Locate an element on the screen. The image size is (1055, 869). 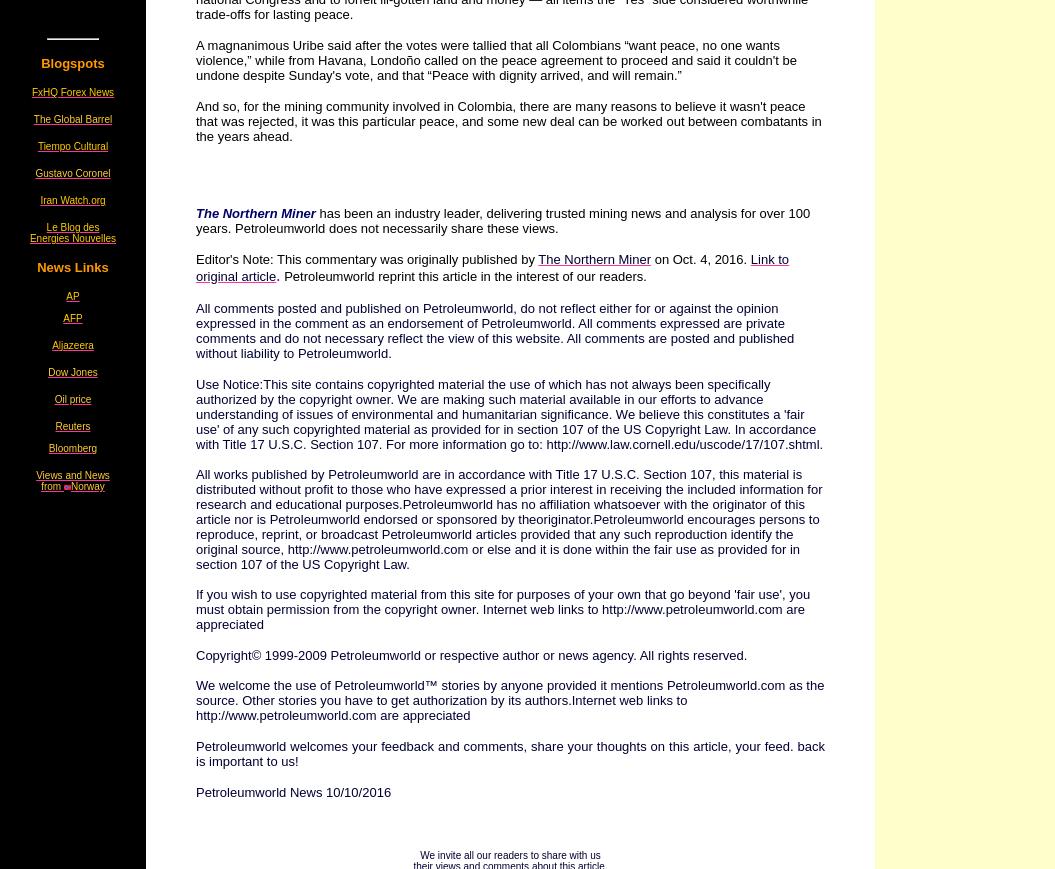
'Editor's Note: This commentary was originally published by' is located at coordinates (367, 258).